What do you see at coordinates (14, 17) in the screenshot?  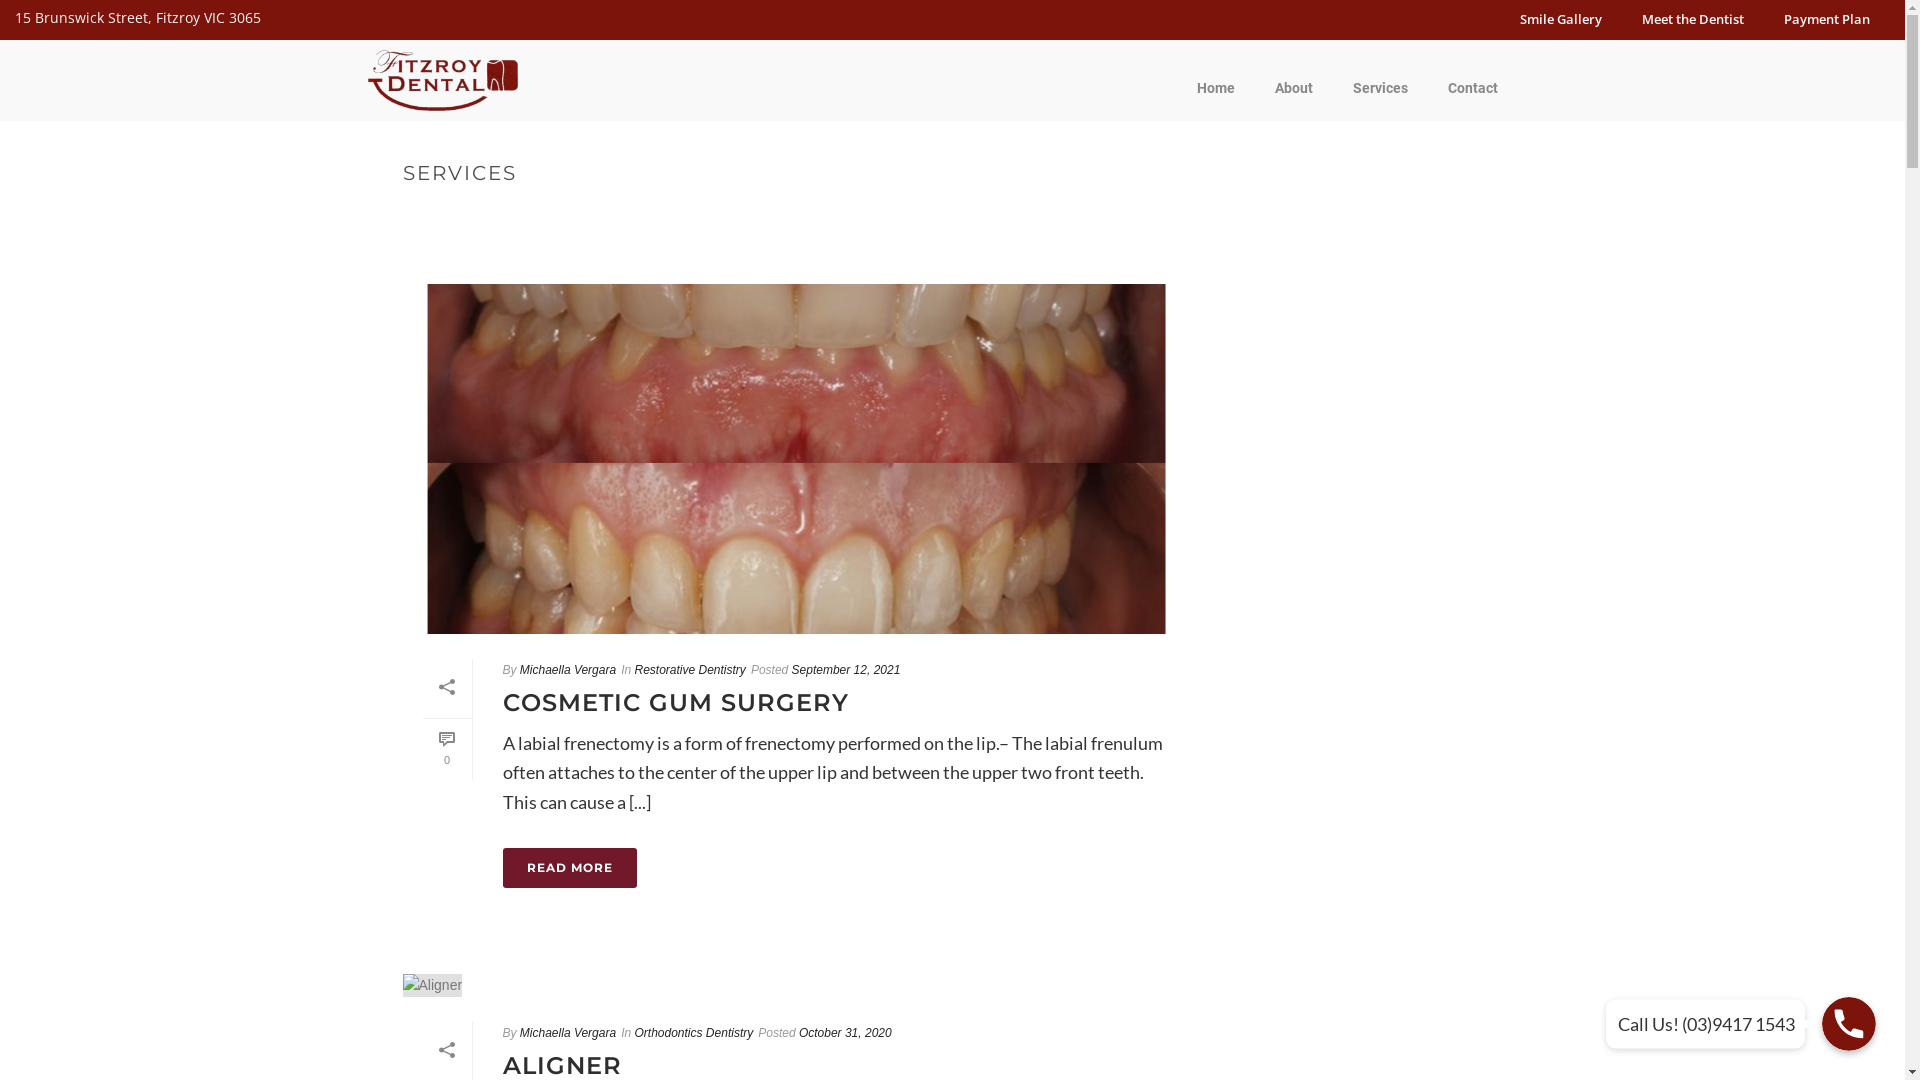 I see `'15 Brunswick Street, Fitzroy VIC 3065'` at bounding box center [14, 17].